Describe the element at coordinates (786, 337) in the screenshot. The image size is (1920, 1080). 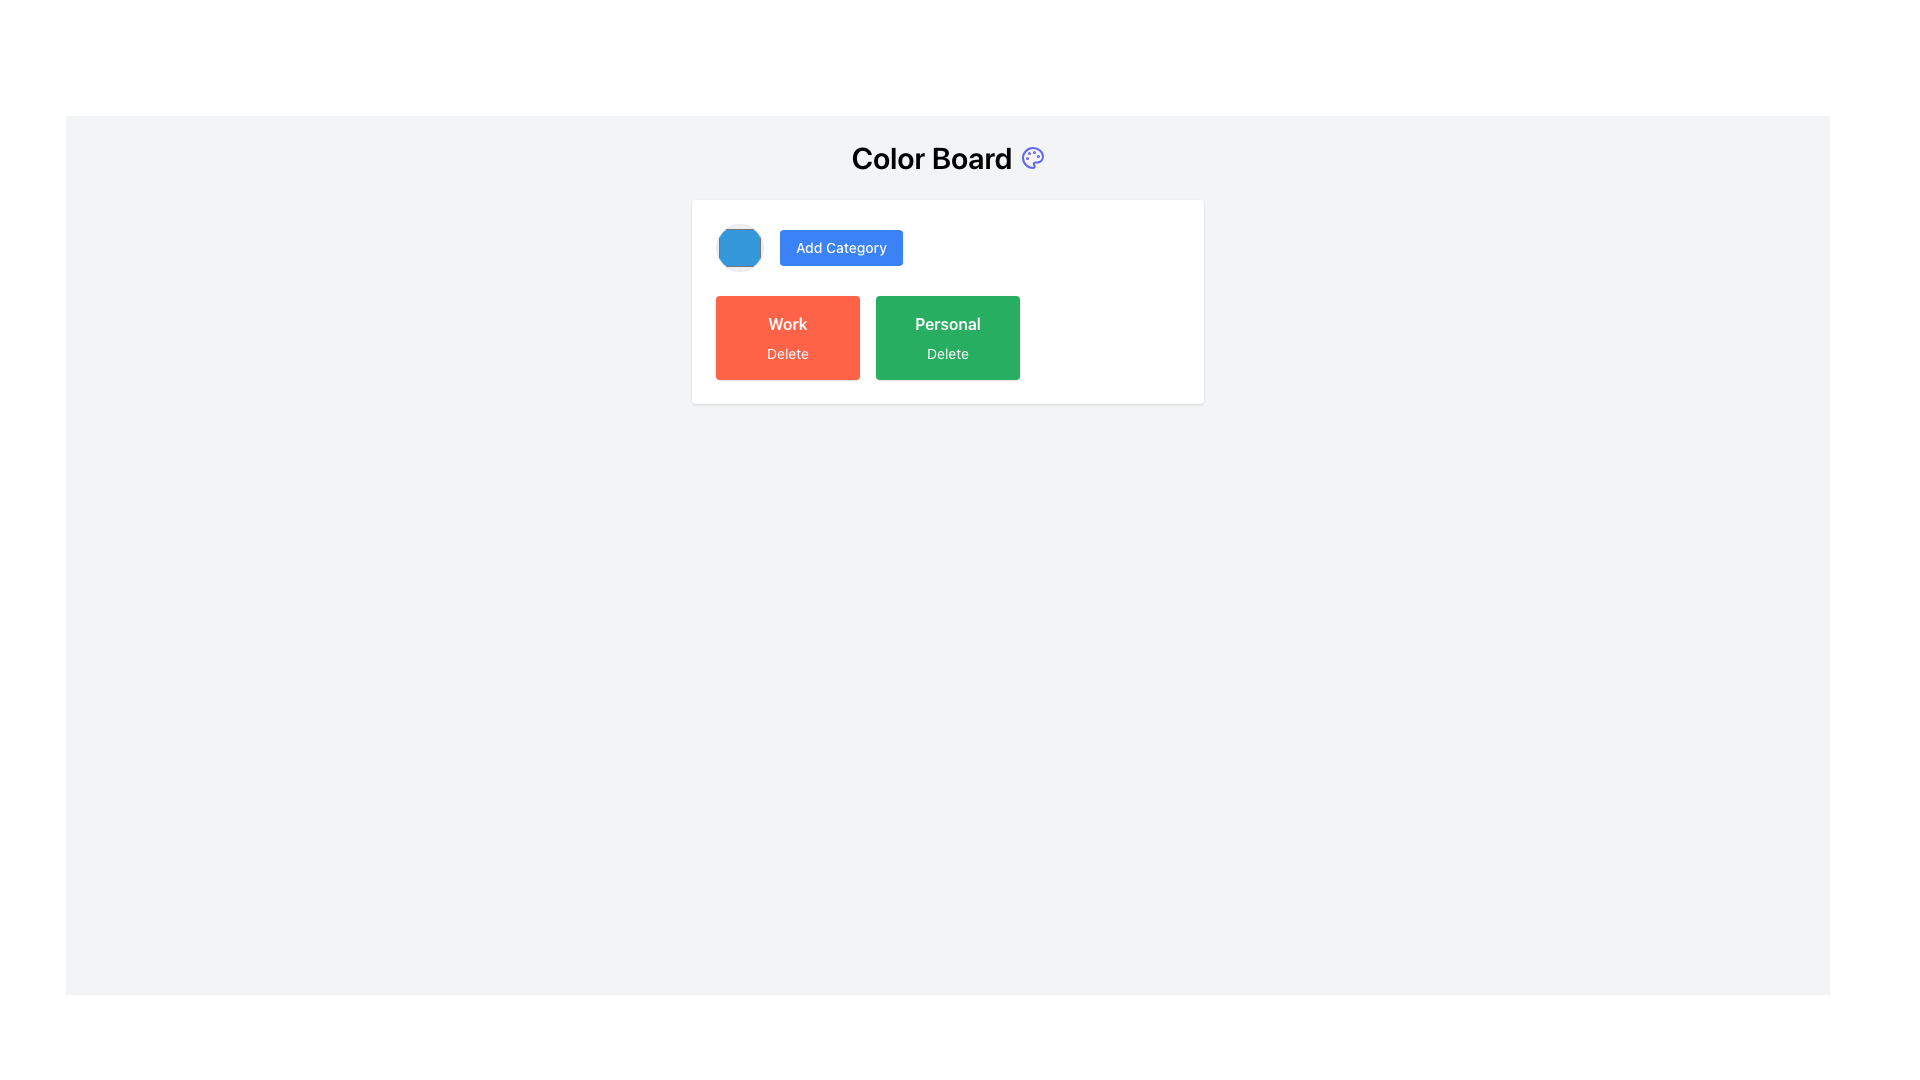
I see `the 'Delete' button labeled under the category 'Work'` at that location.